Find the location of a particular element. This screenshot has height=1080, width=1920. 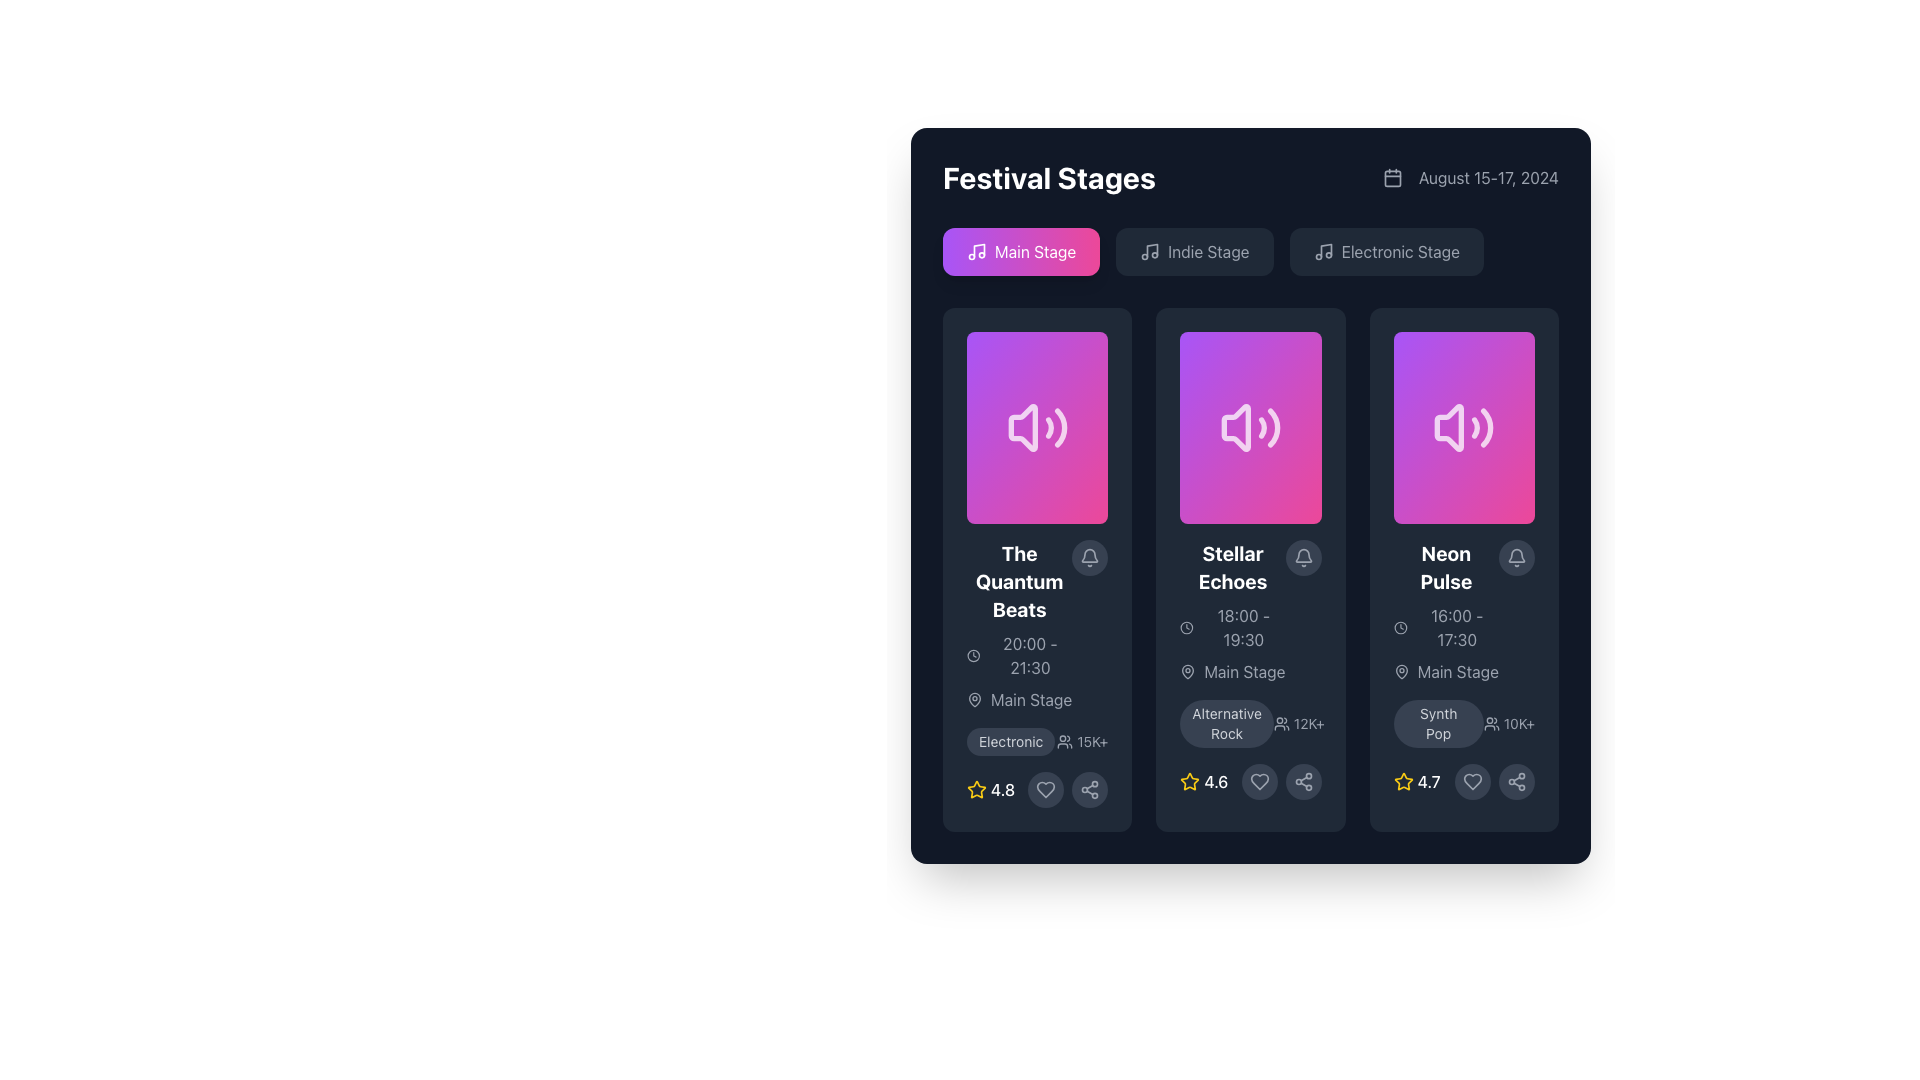

the star rating icon located in the bottom-right card under the 'Festival Stages' section to interact with the rating score is located at coordinates (1402, 781).